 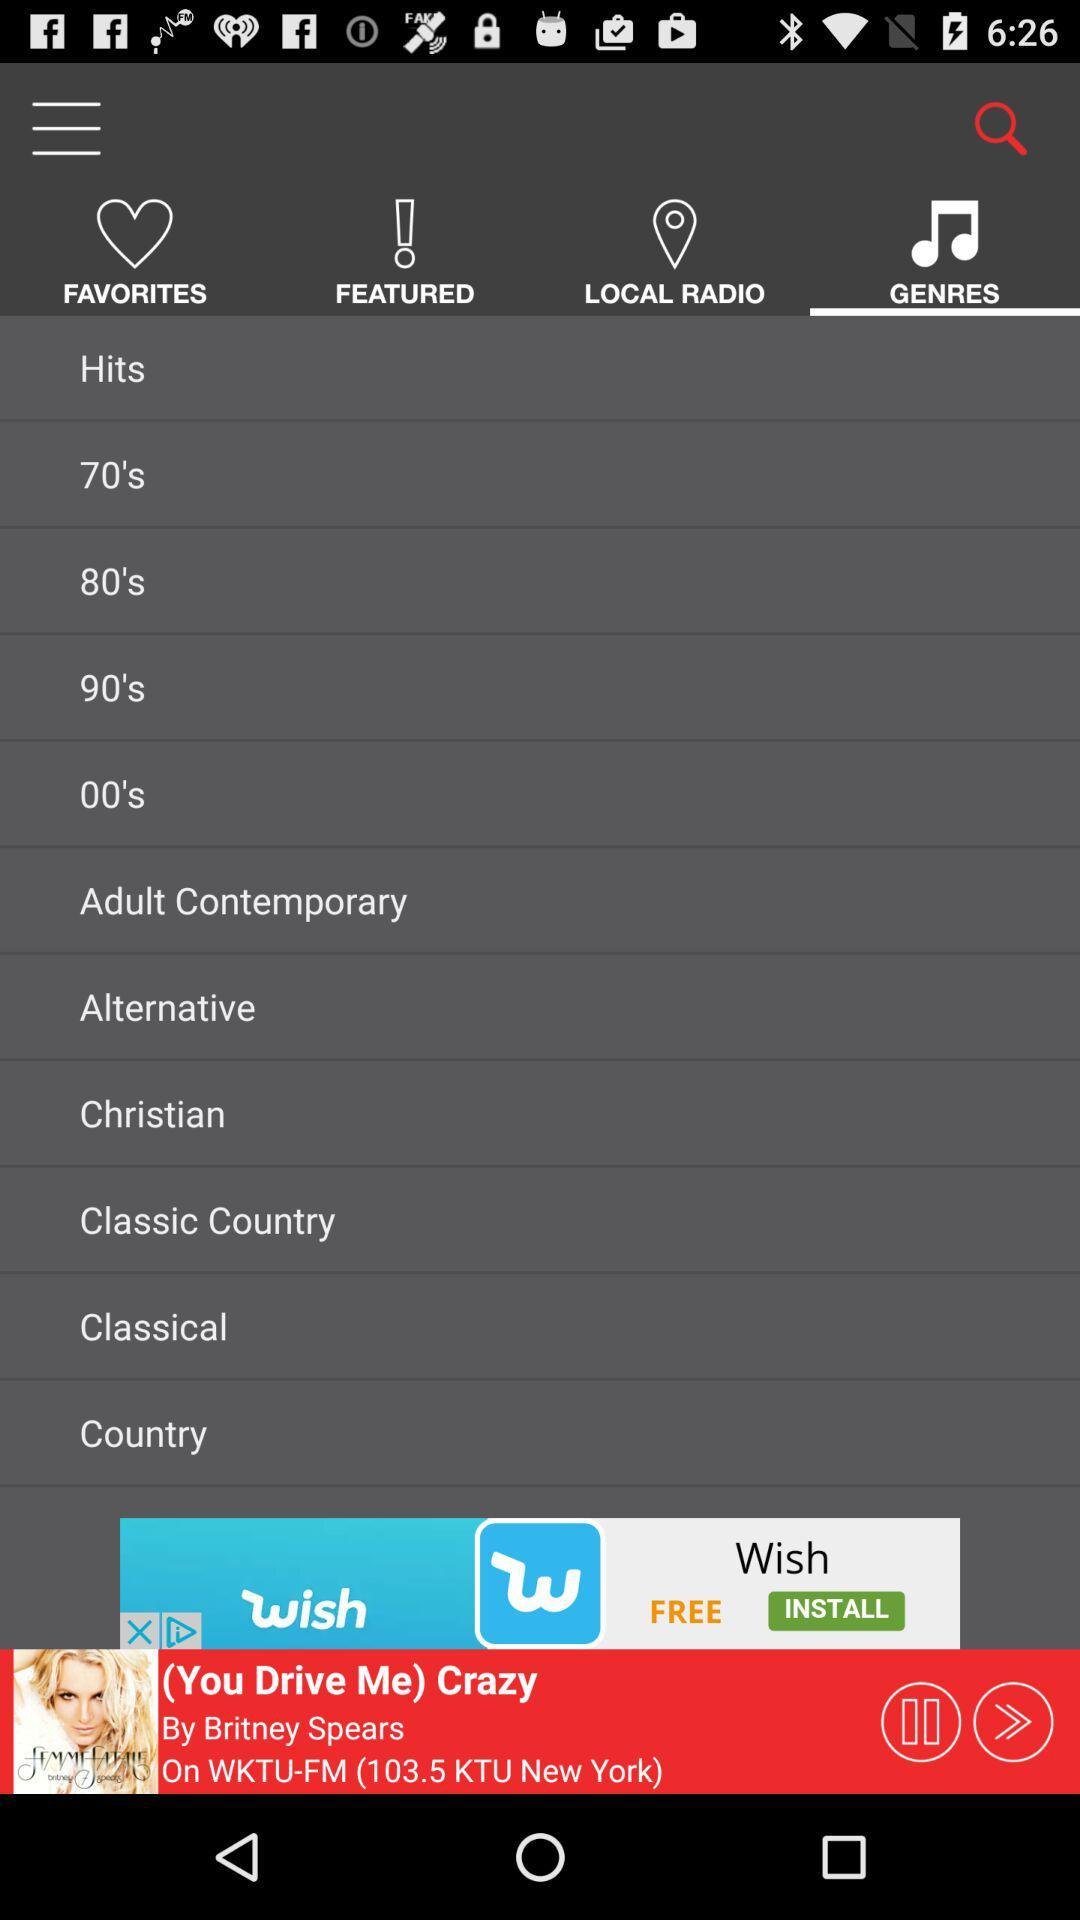 What do you see at coordinates (64, 136) in the screenshot?
I see `the menu icon` at bounding box center [64, 136].